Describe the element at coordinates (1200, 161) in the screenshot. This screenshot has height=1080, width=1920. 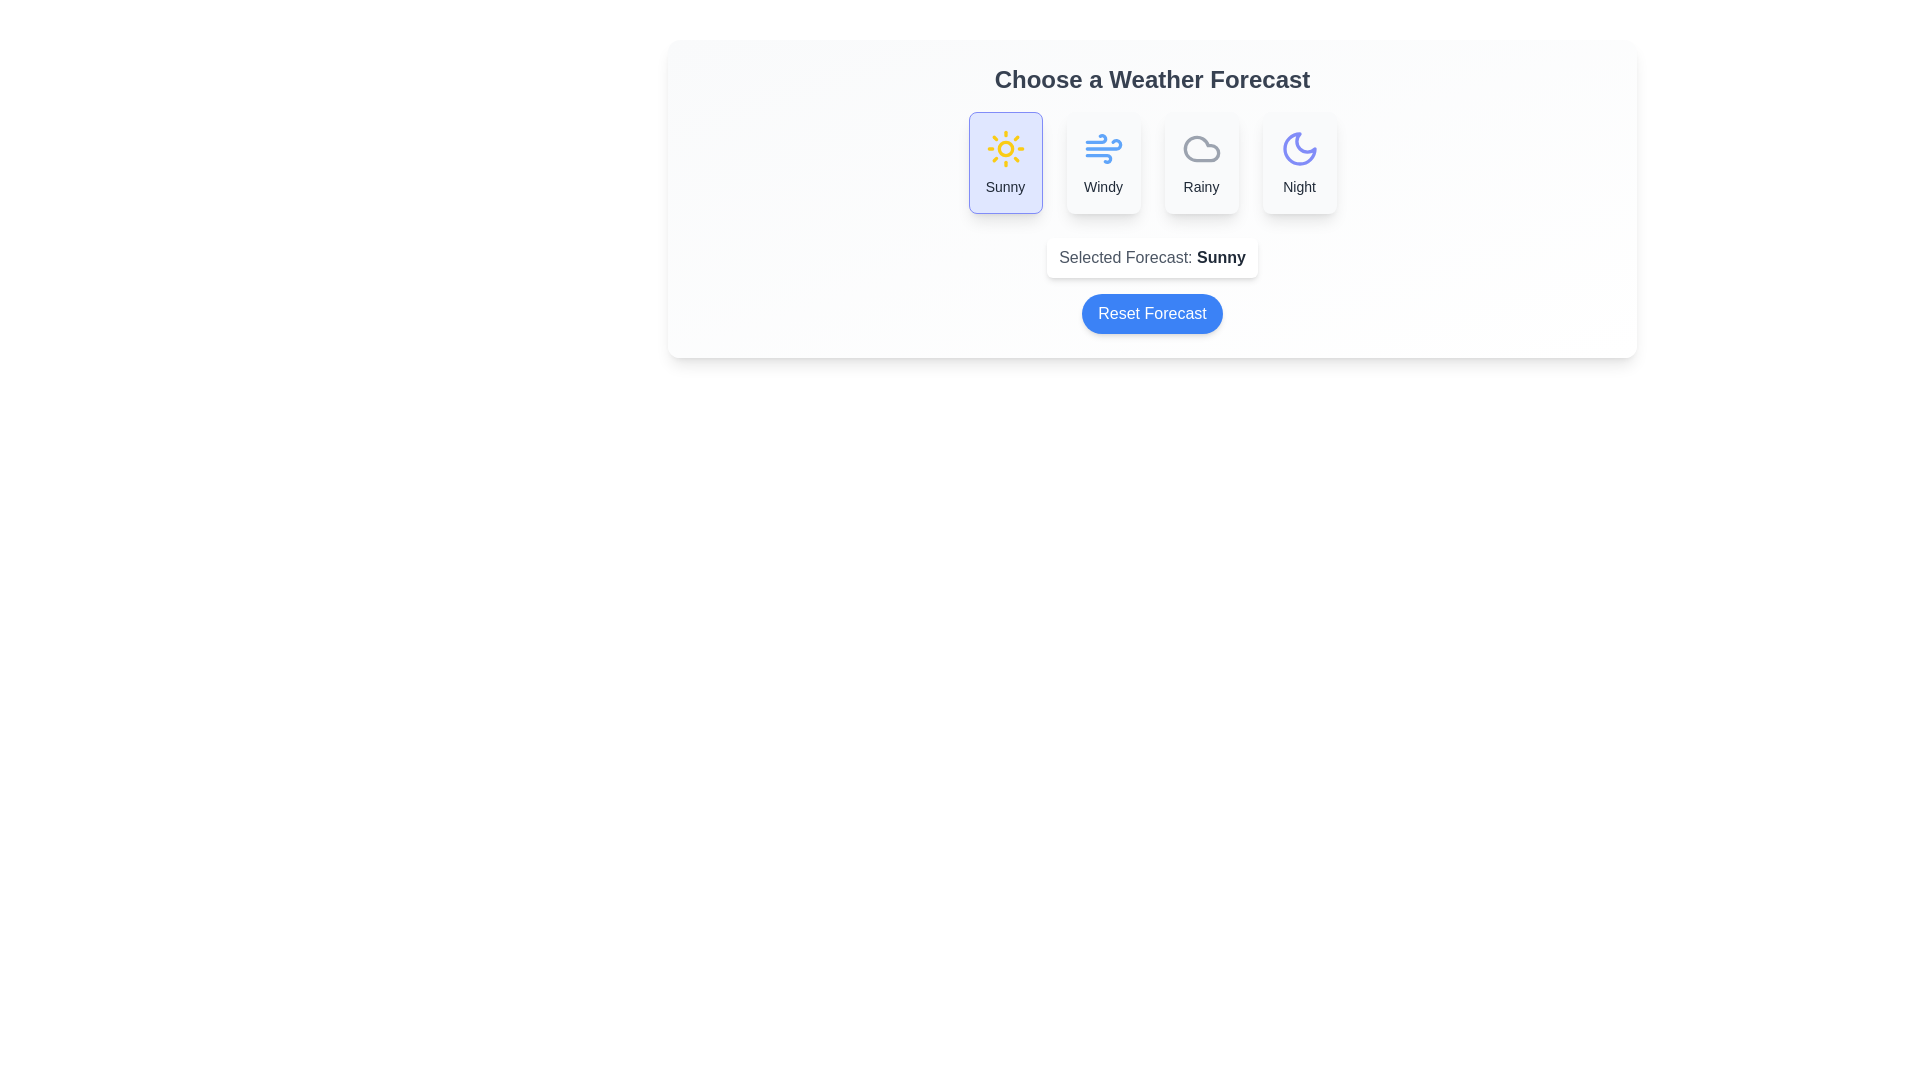
I see `the forecast option Rainy by clicking on the corresponding button` at that location.